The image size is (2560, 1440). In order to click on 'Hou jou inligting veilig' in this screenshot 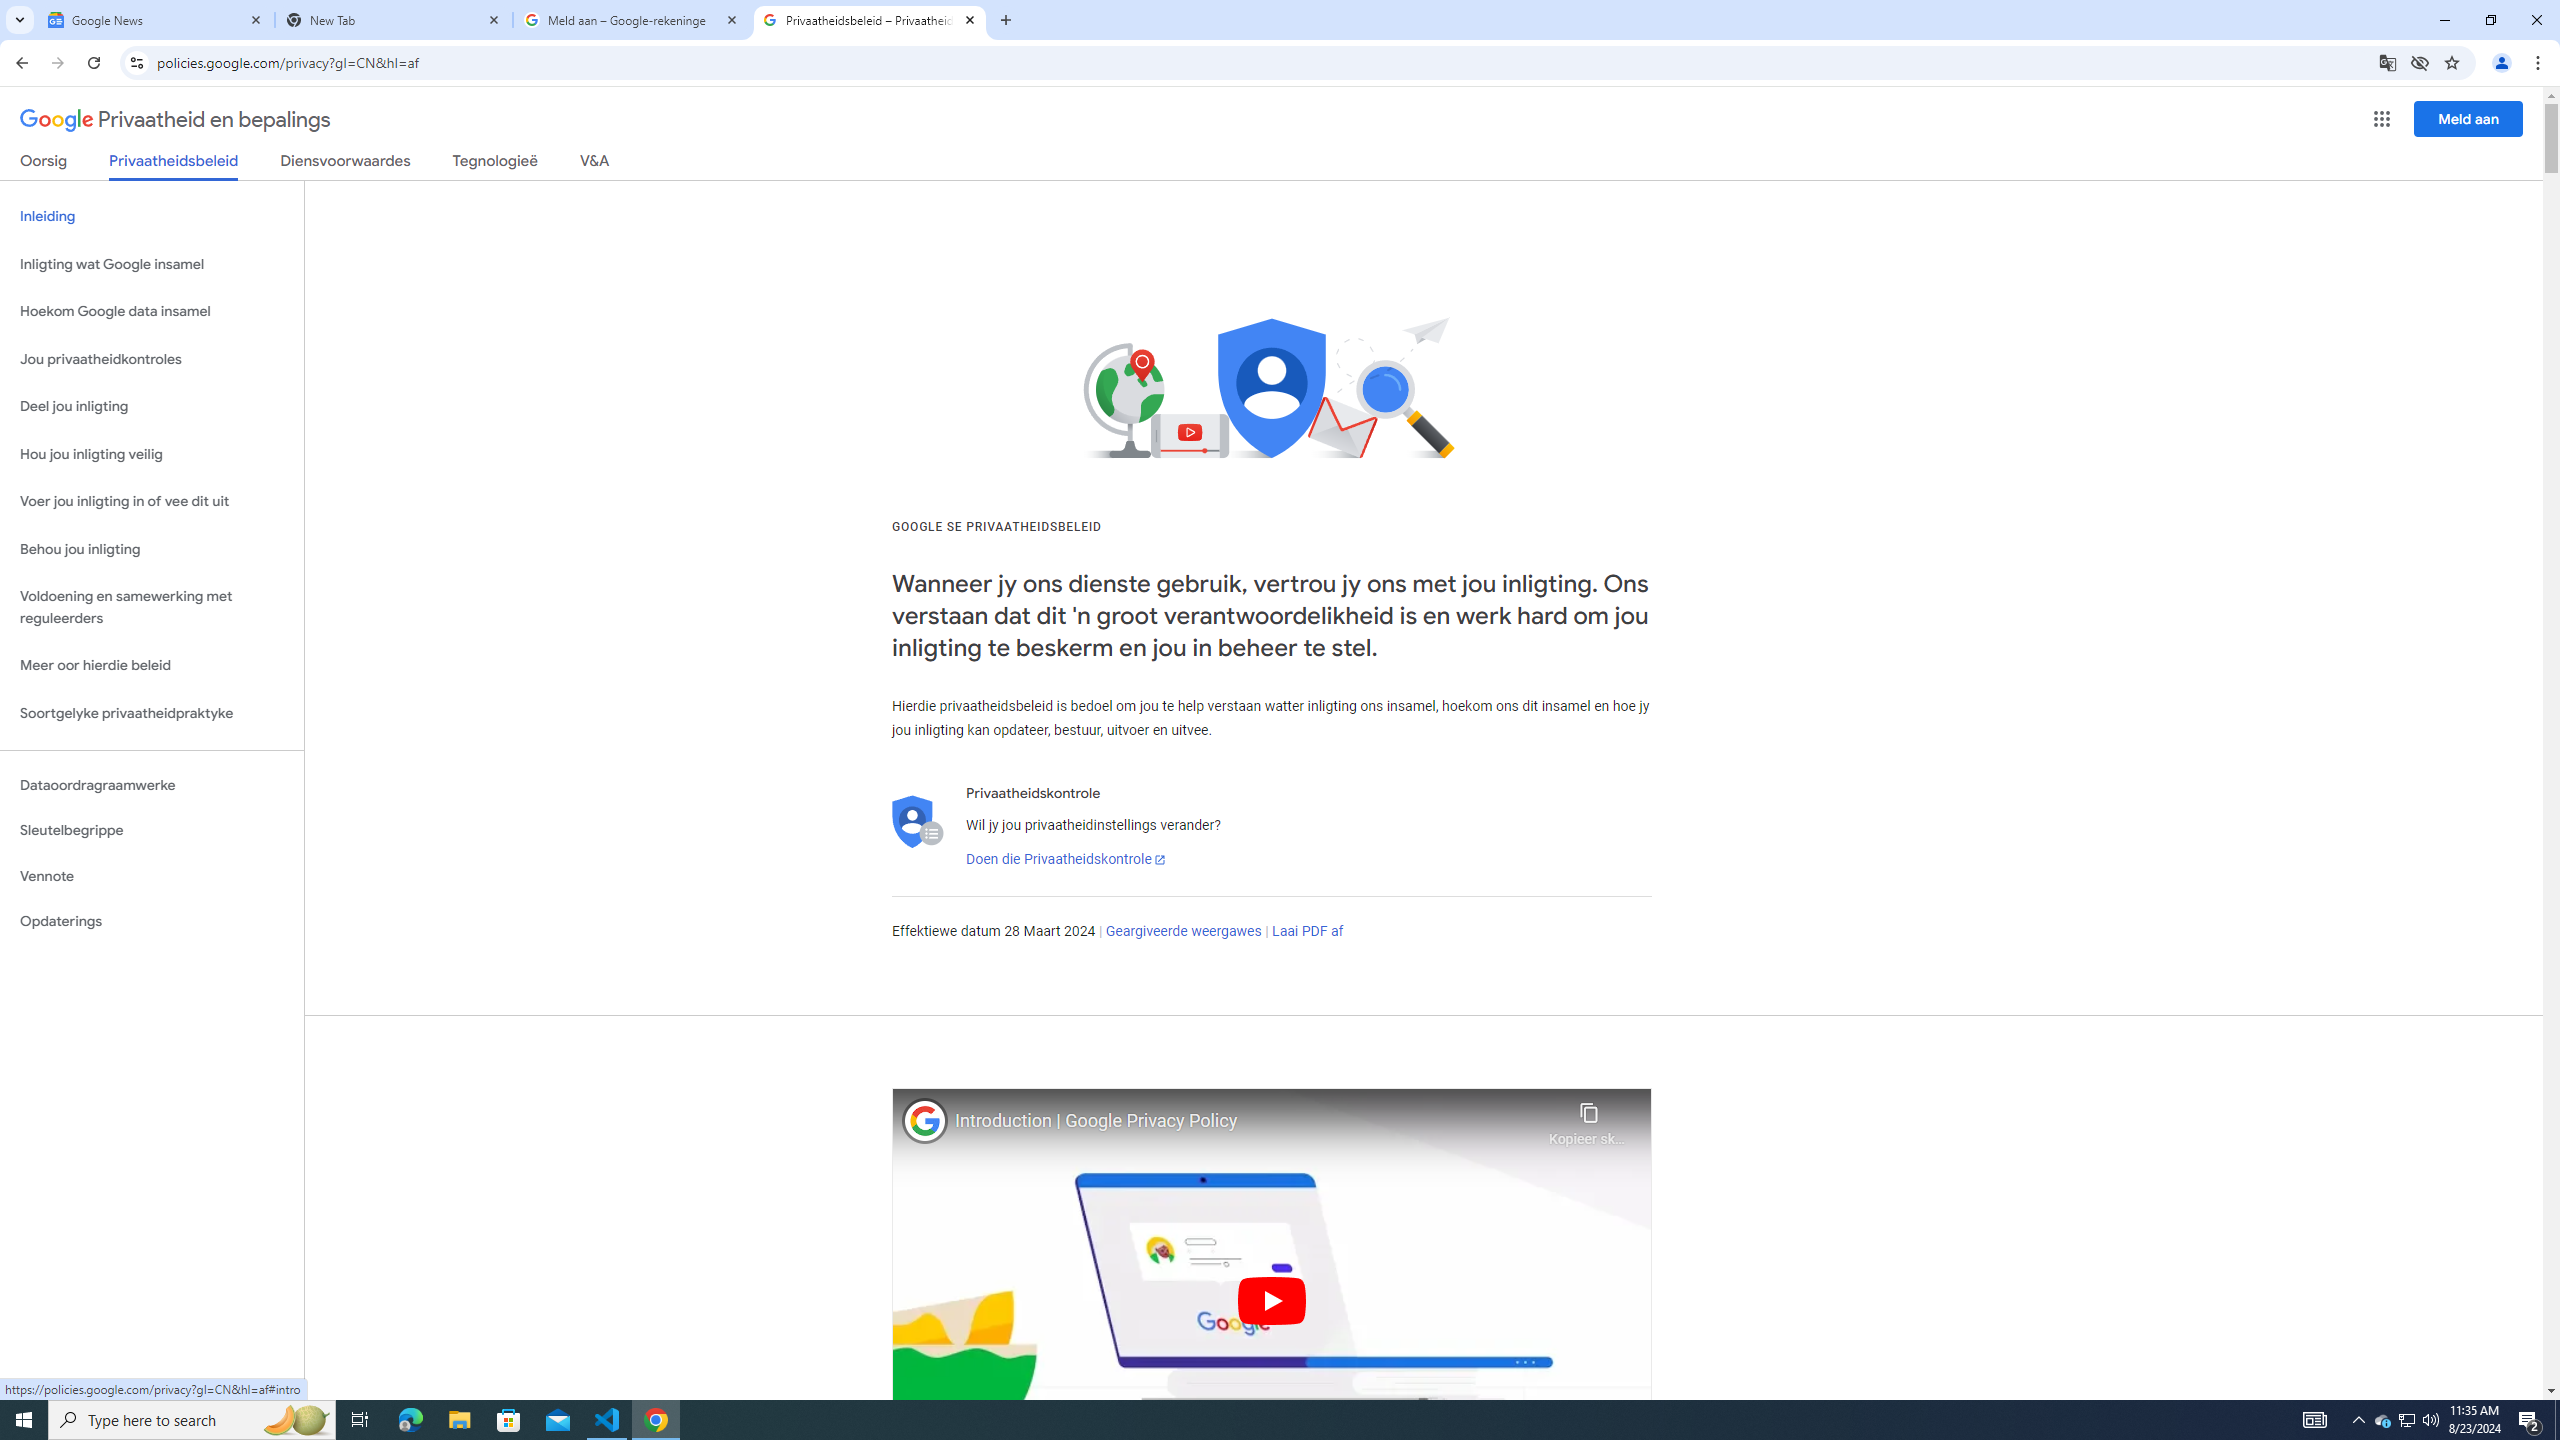, I will do `click(151, 455)`.